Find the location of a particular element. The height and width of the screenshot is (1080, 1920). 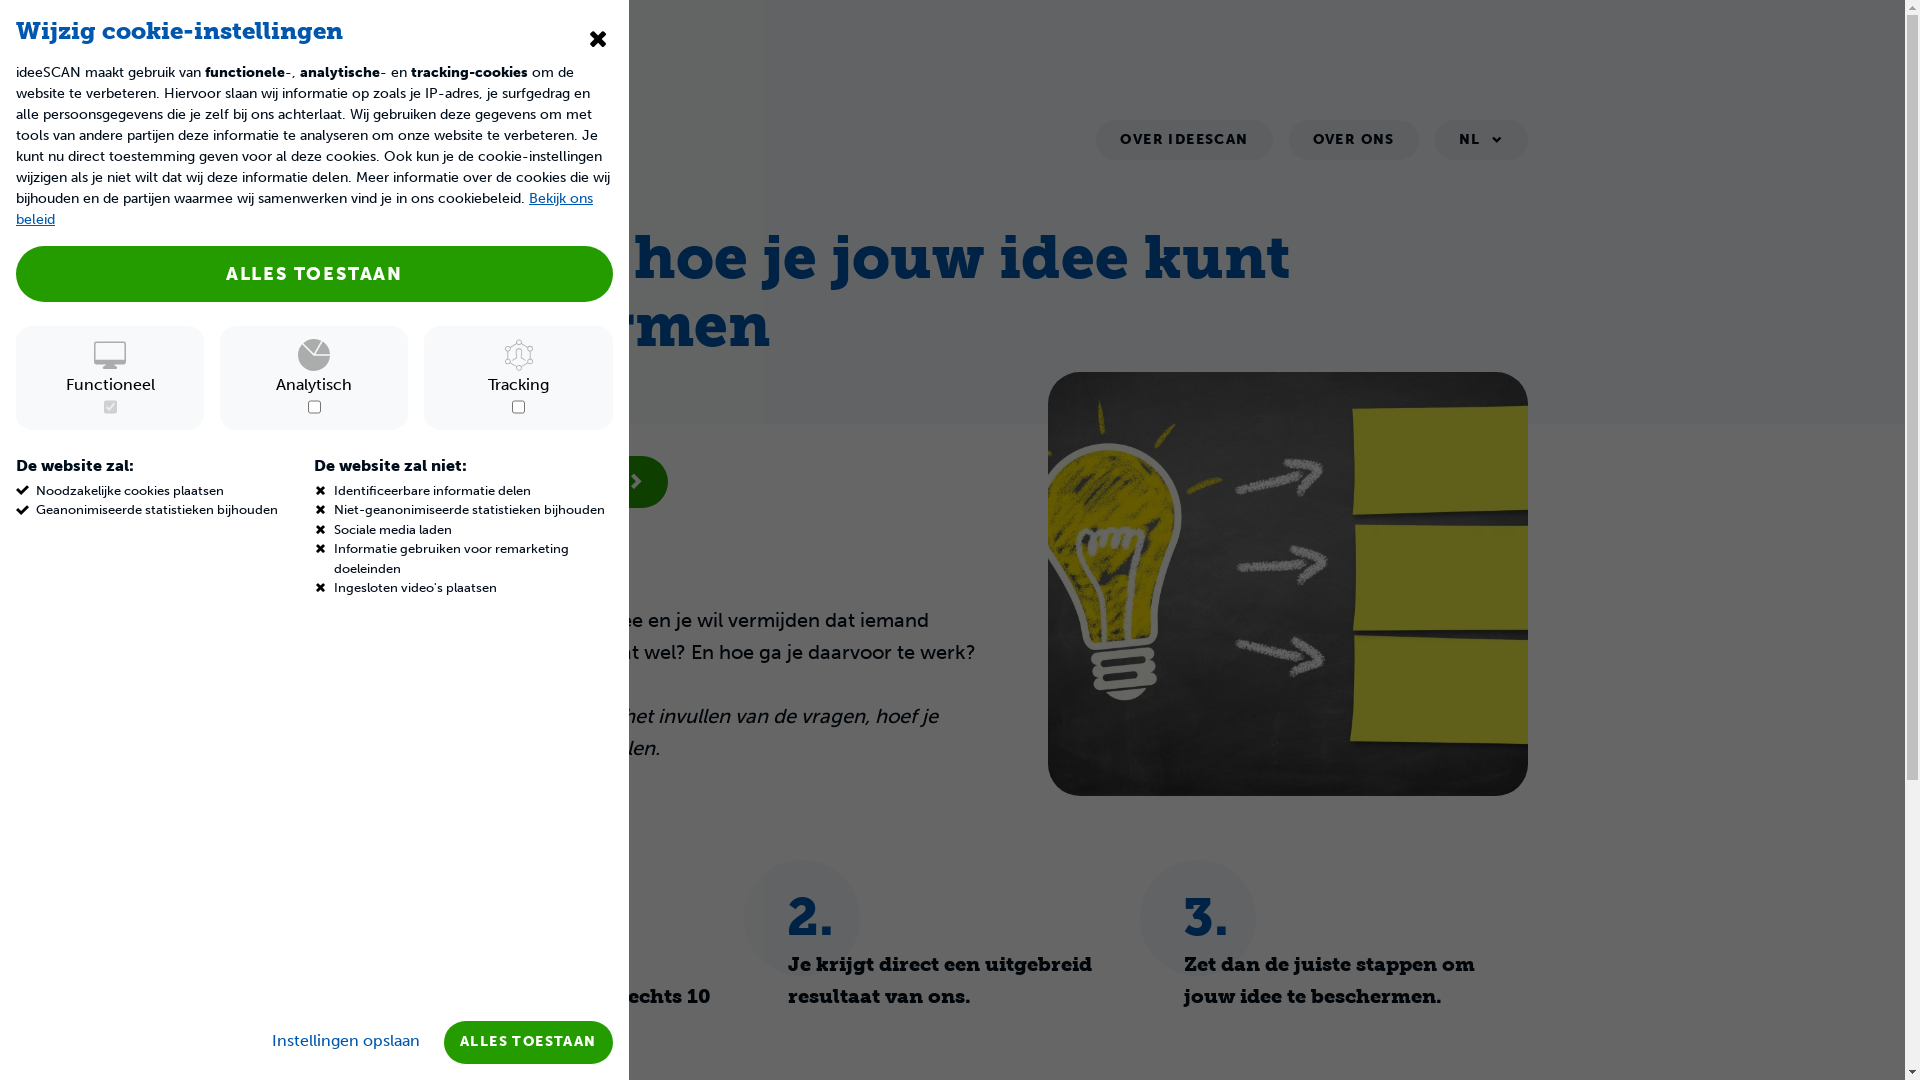

'Bekijk ons beleid' is located at coordinates (303, 208).